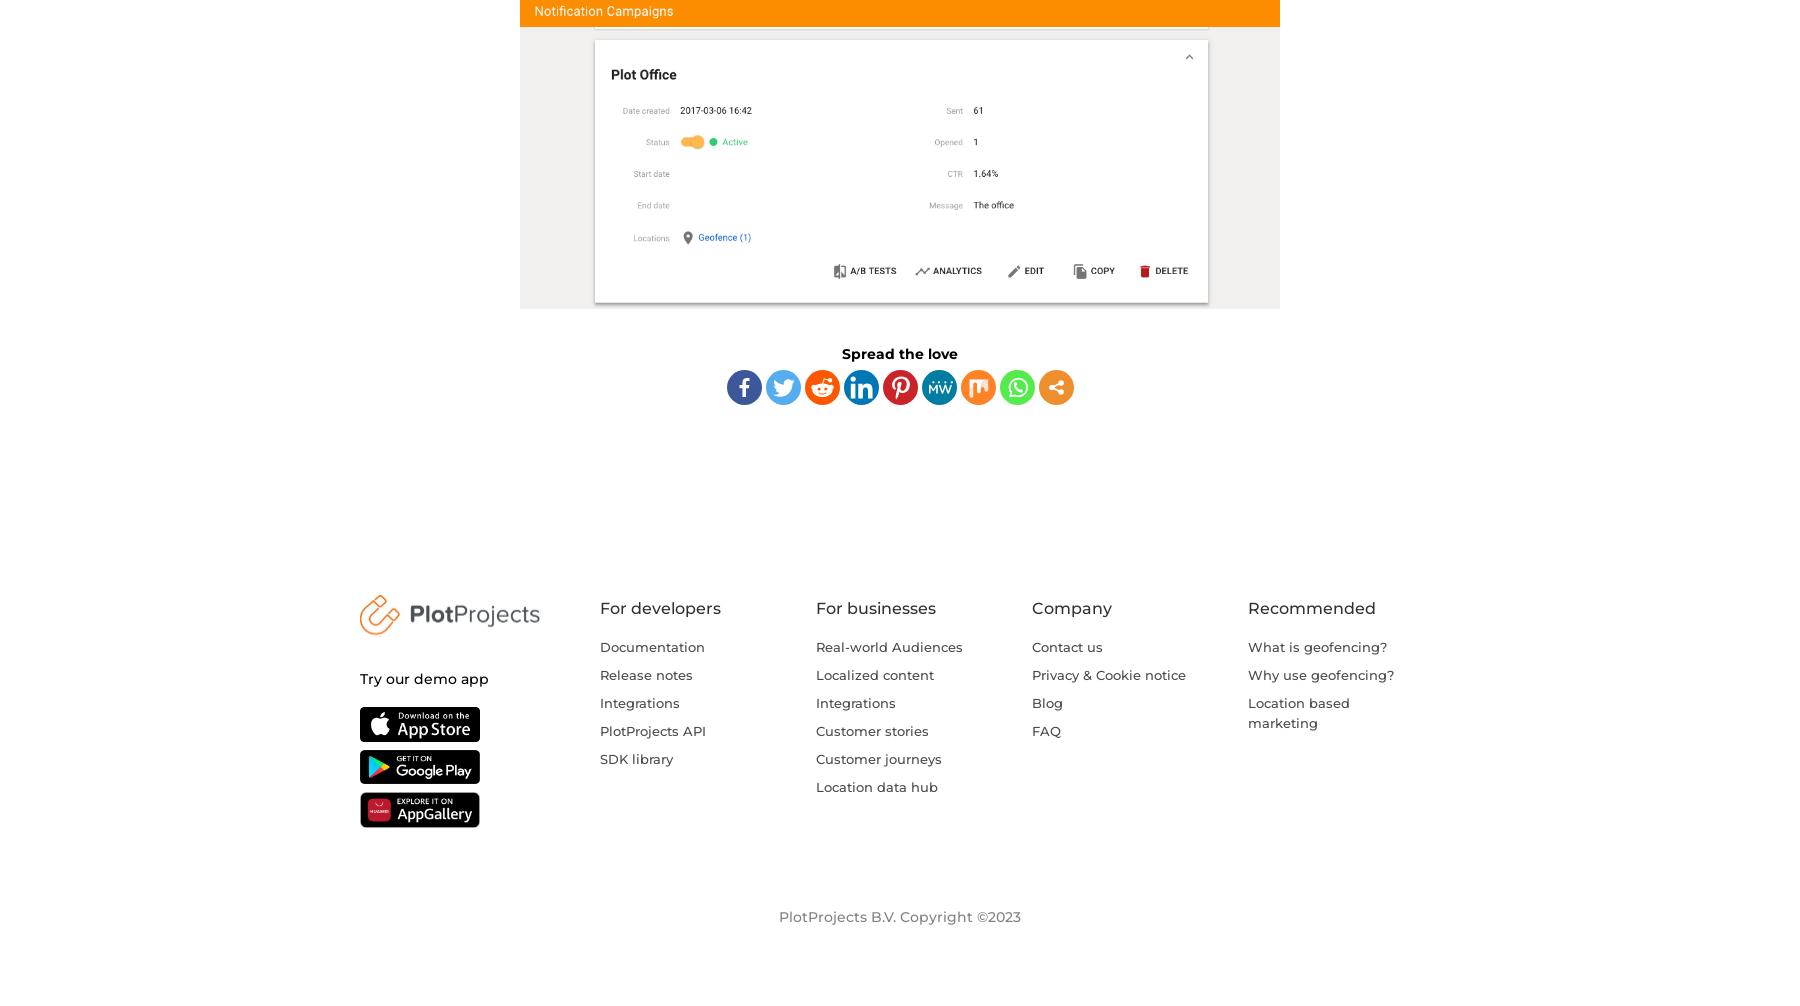 The image size is (1800, 1006). What do you see at coordinates (878, 757) in the screenshot?
I see `'Customer journeys'` at bounding box center [878, 757].